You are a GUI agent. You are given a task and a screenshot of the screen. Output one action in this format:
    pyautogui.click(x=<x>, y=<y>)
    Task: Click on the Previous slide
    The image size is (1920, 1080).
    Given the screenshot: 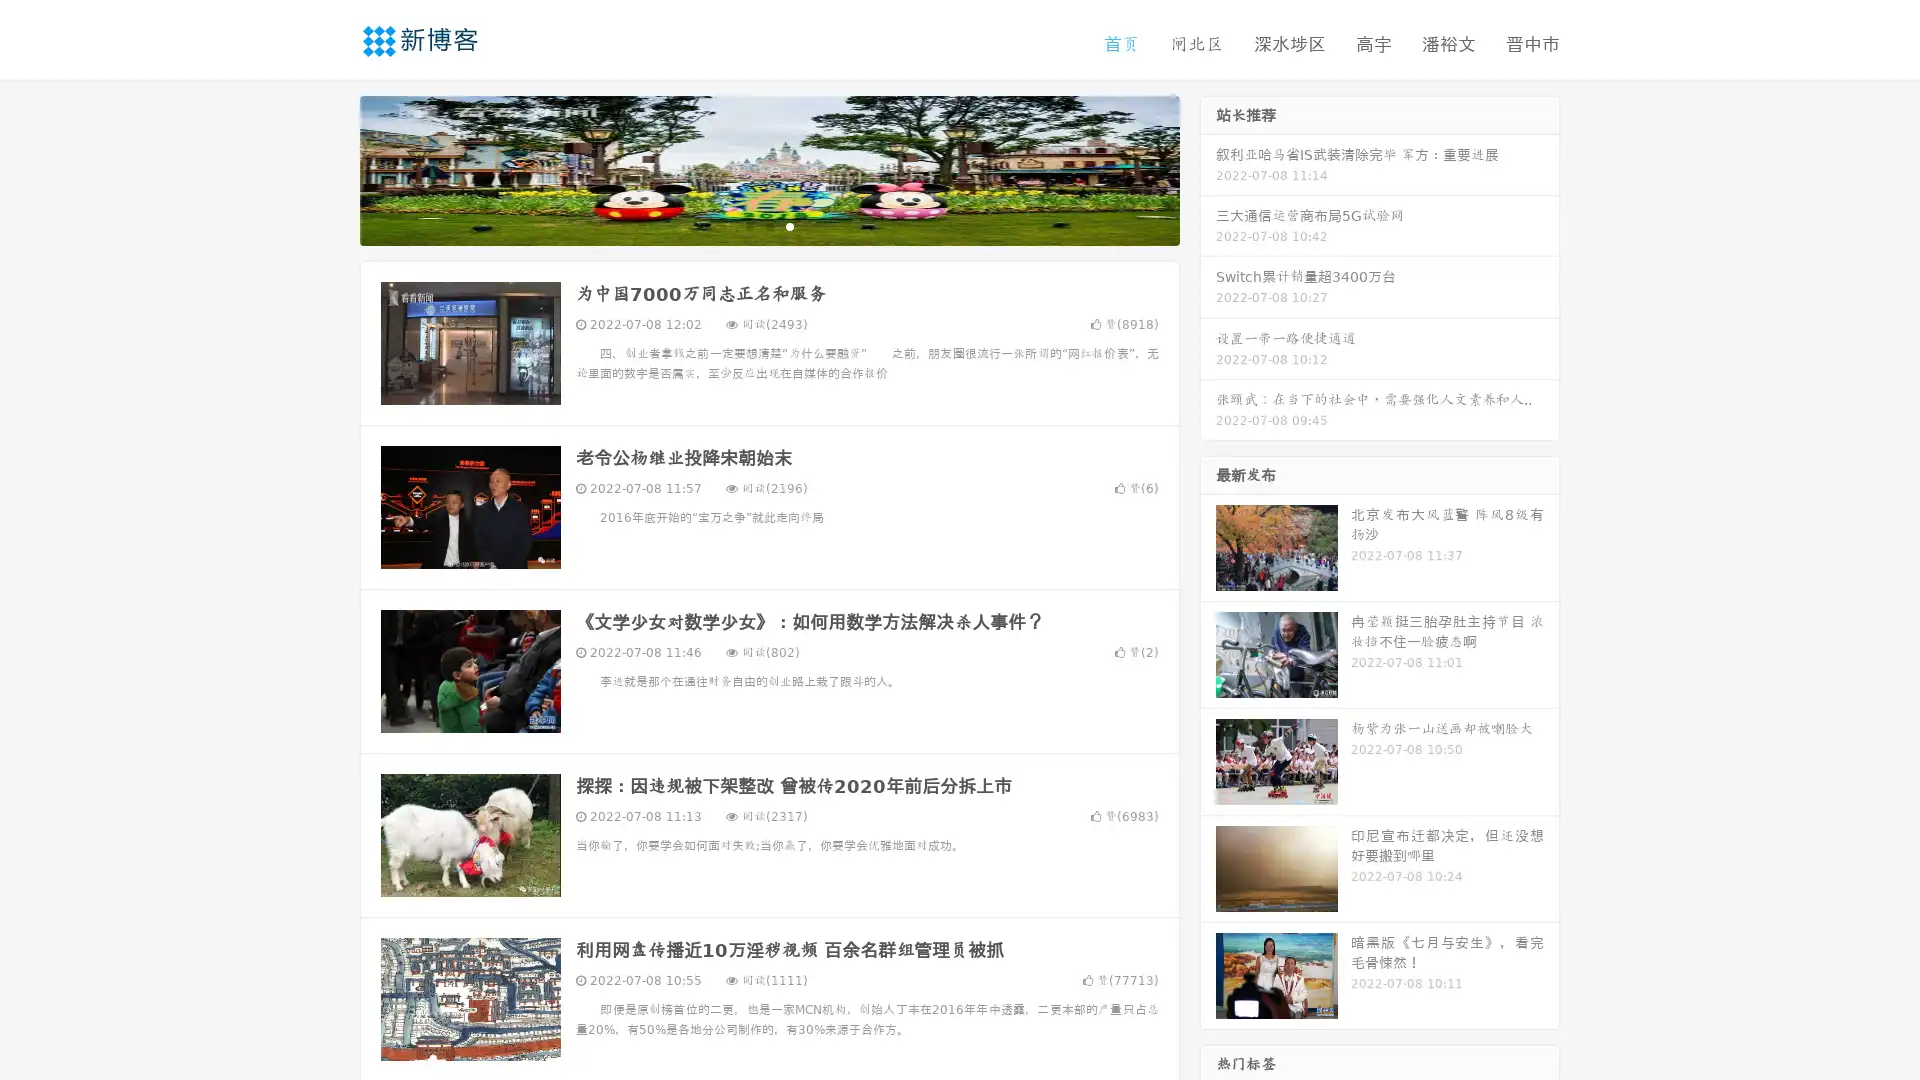 What is the action you would take?
    pyautogui.click(x=330, y=168)
    